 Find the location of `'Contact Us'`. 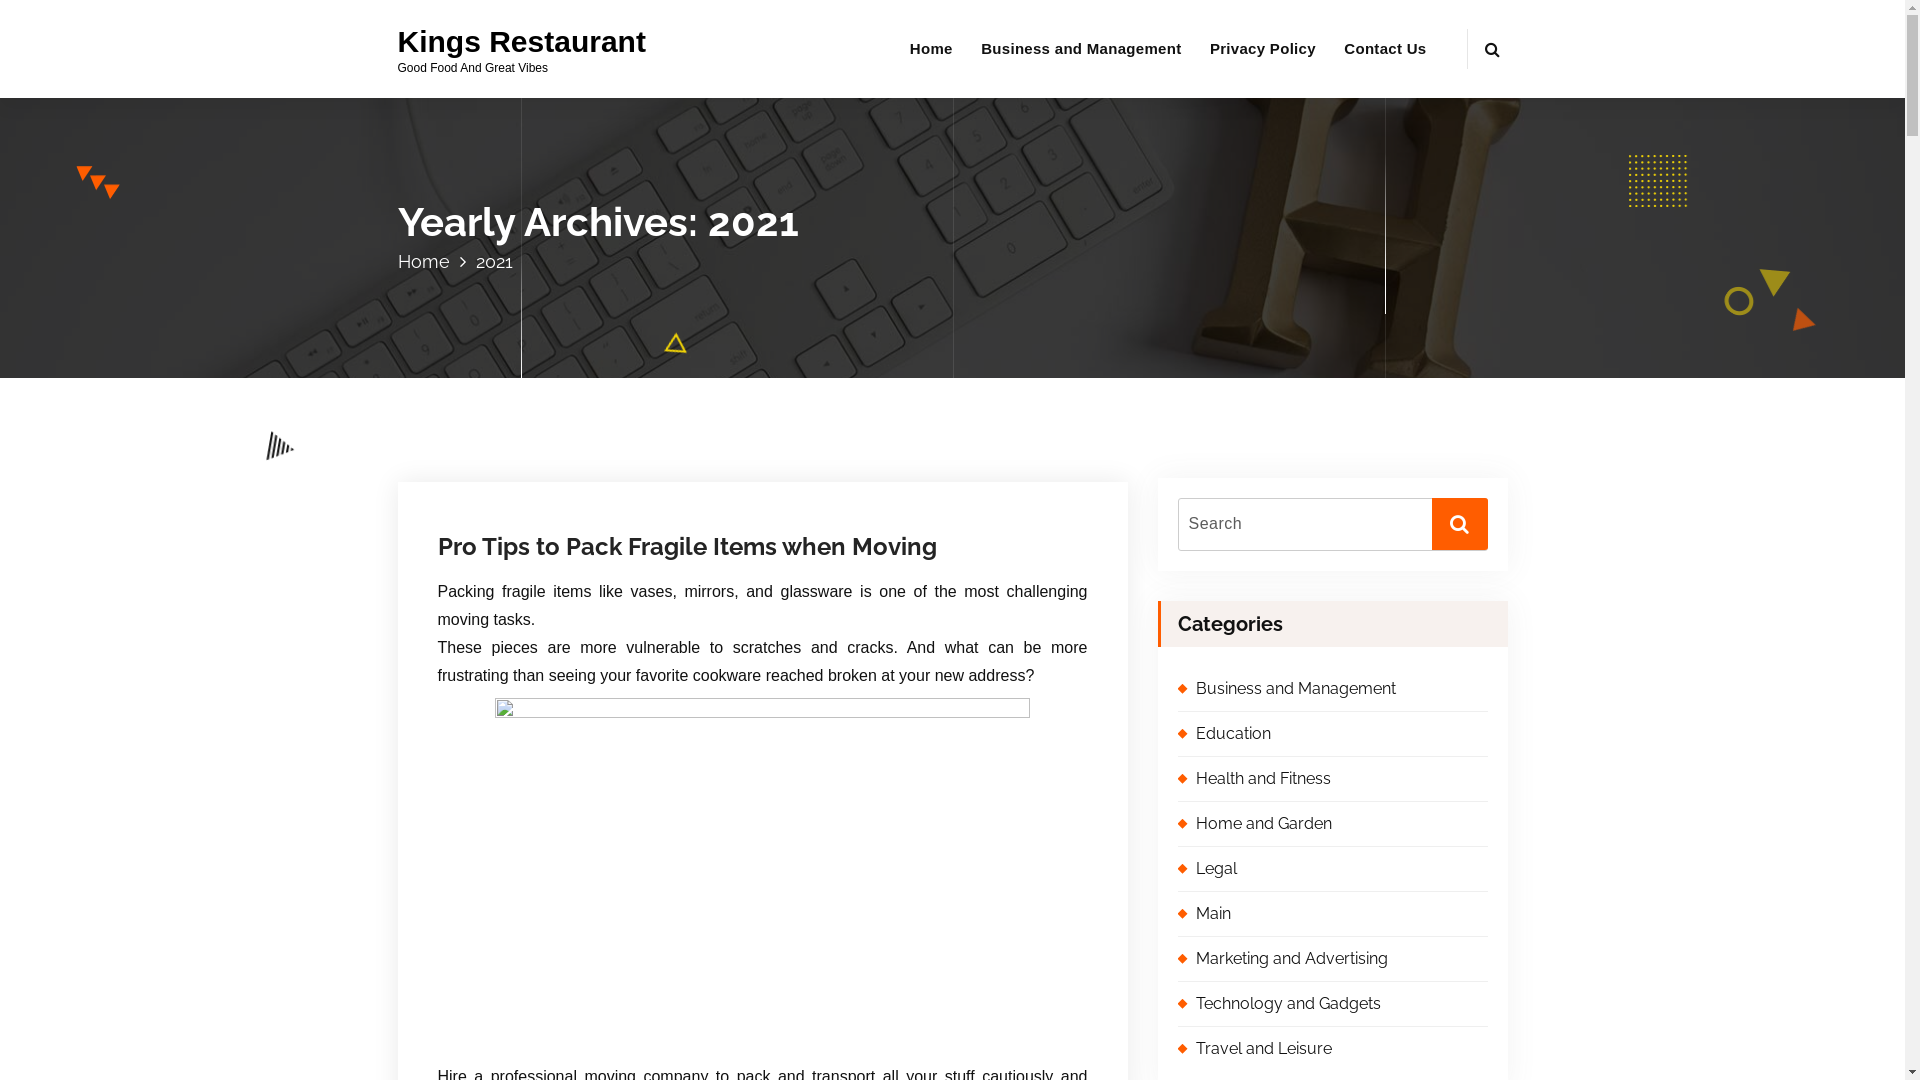

'Contact Us' is located at coordinates (1384, 48).